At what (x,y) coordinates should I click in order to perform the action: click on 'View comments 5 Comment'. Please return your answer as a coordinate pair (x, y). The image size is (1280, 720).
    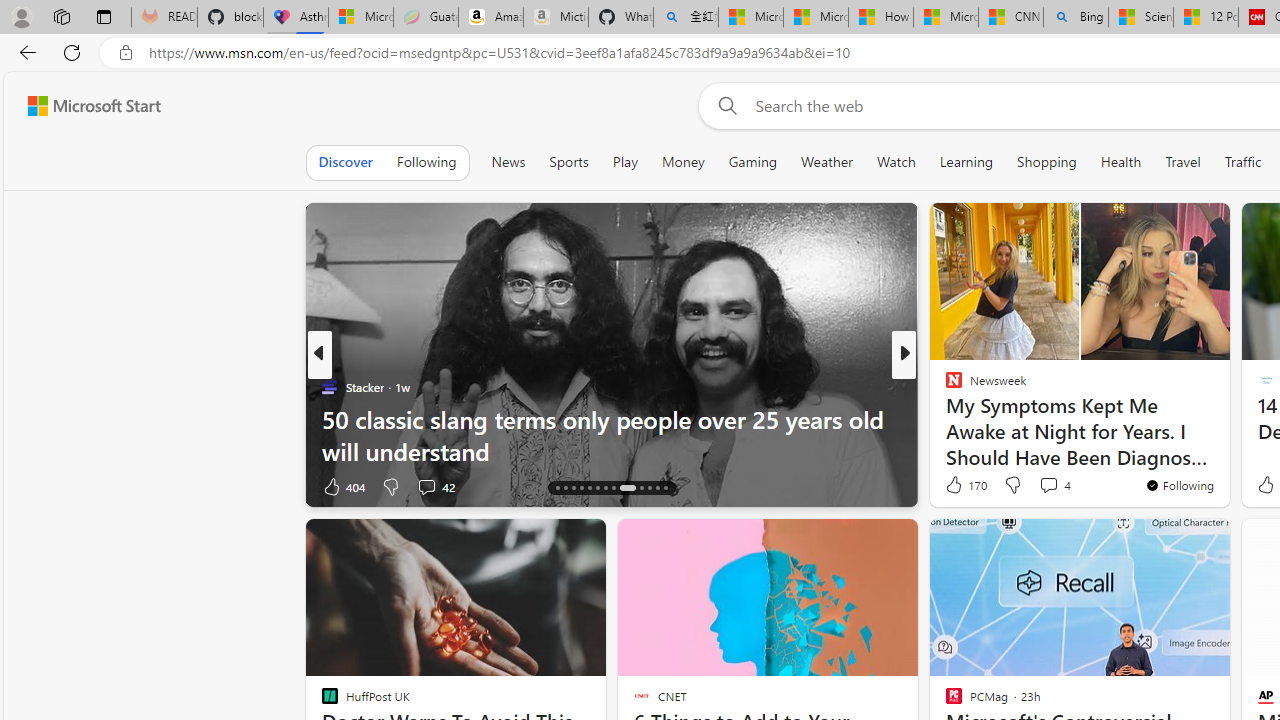
    Looking at the image, I should click on (1040, 486).